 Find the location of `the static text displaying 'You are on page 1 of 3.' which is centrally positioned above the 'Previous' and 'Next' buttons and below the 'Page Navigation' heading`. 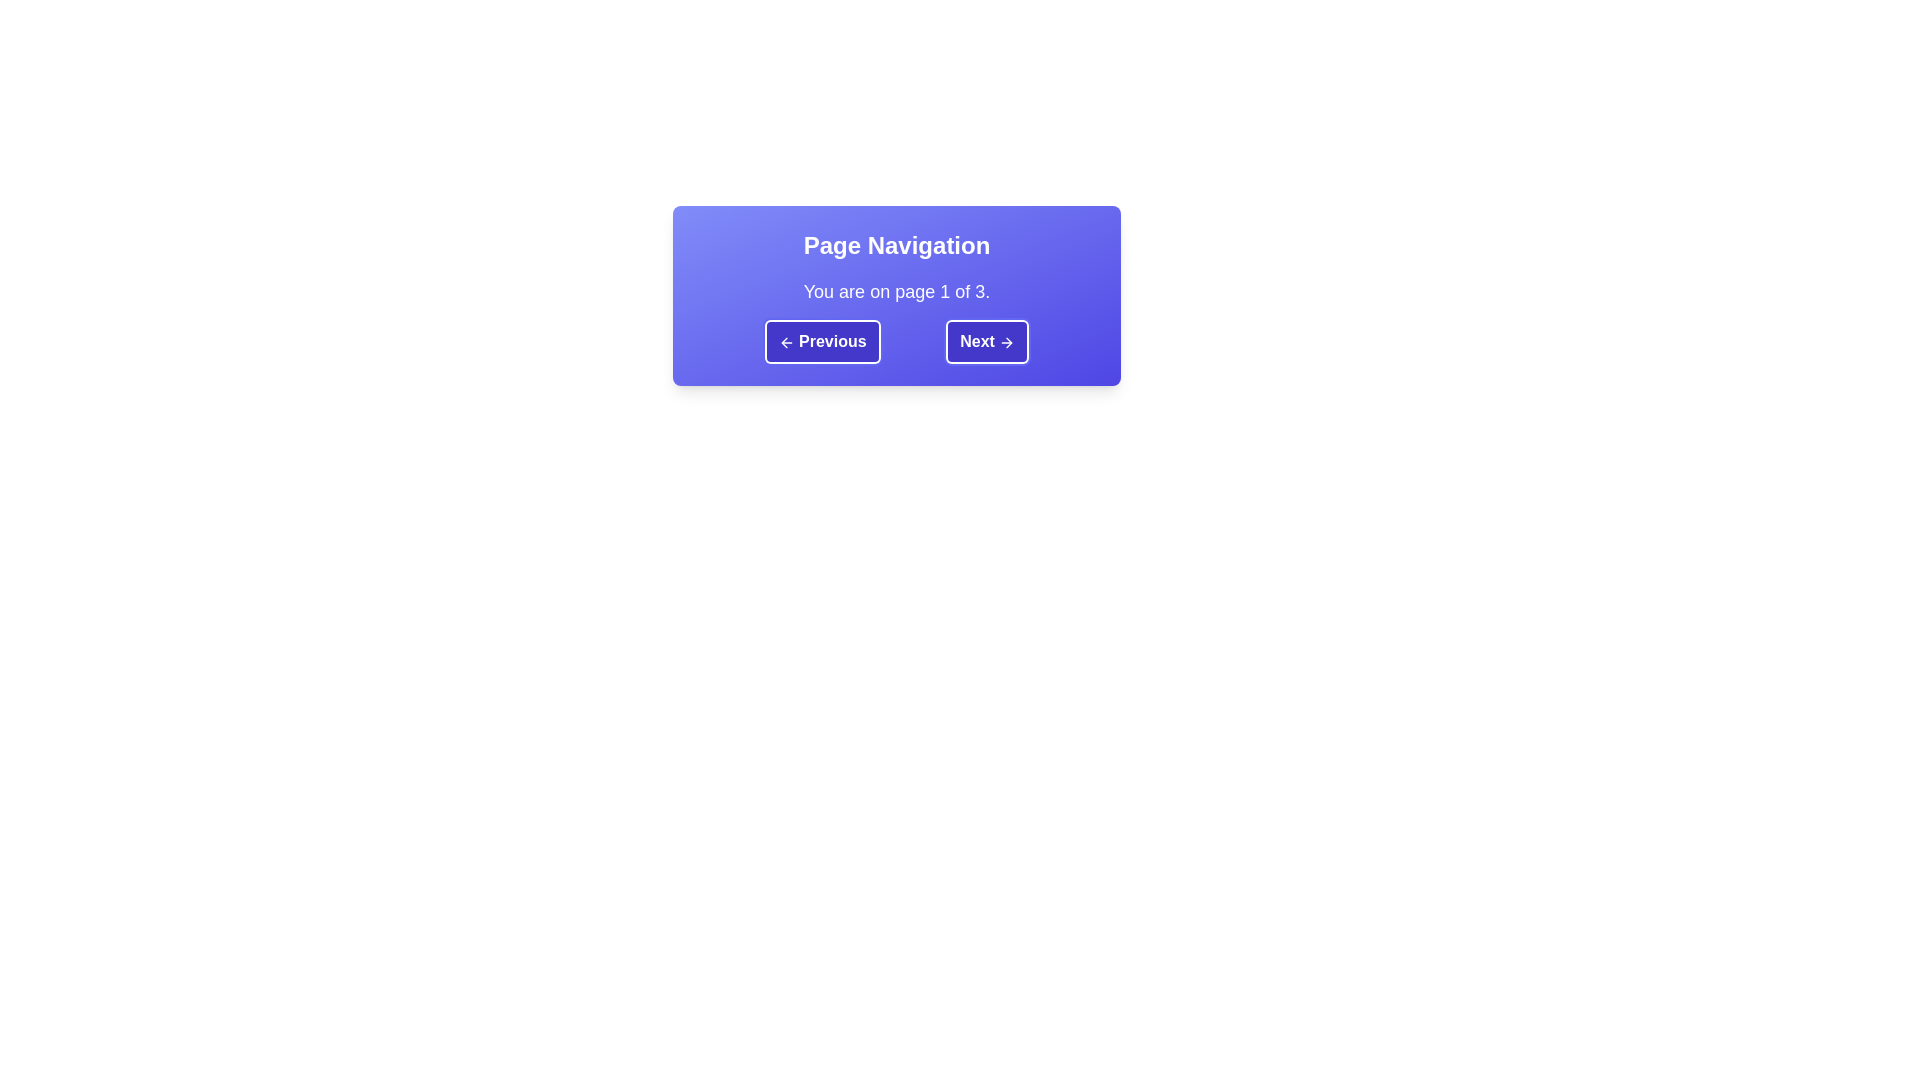

the static text displaying 'You are on page 1 of 3.' which is centrally positioned above the 'Previous' and 'Next' buttons and below the 'Page Navigation' heading is located at coordinates (896, 292).